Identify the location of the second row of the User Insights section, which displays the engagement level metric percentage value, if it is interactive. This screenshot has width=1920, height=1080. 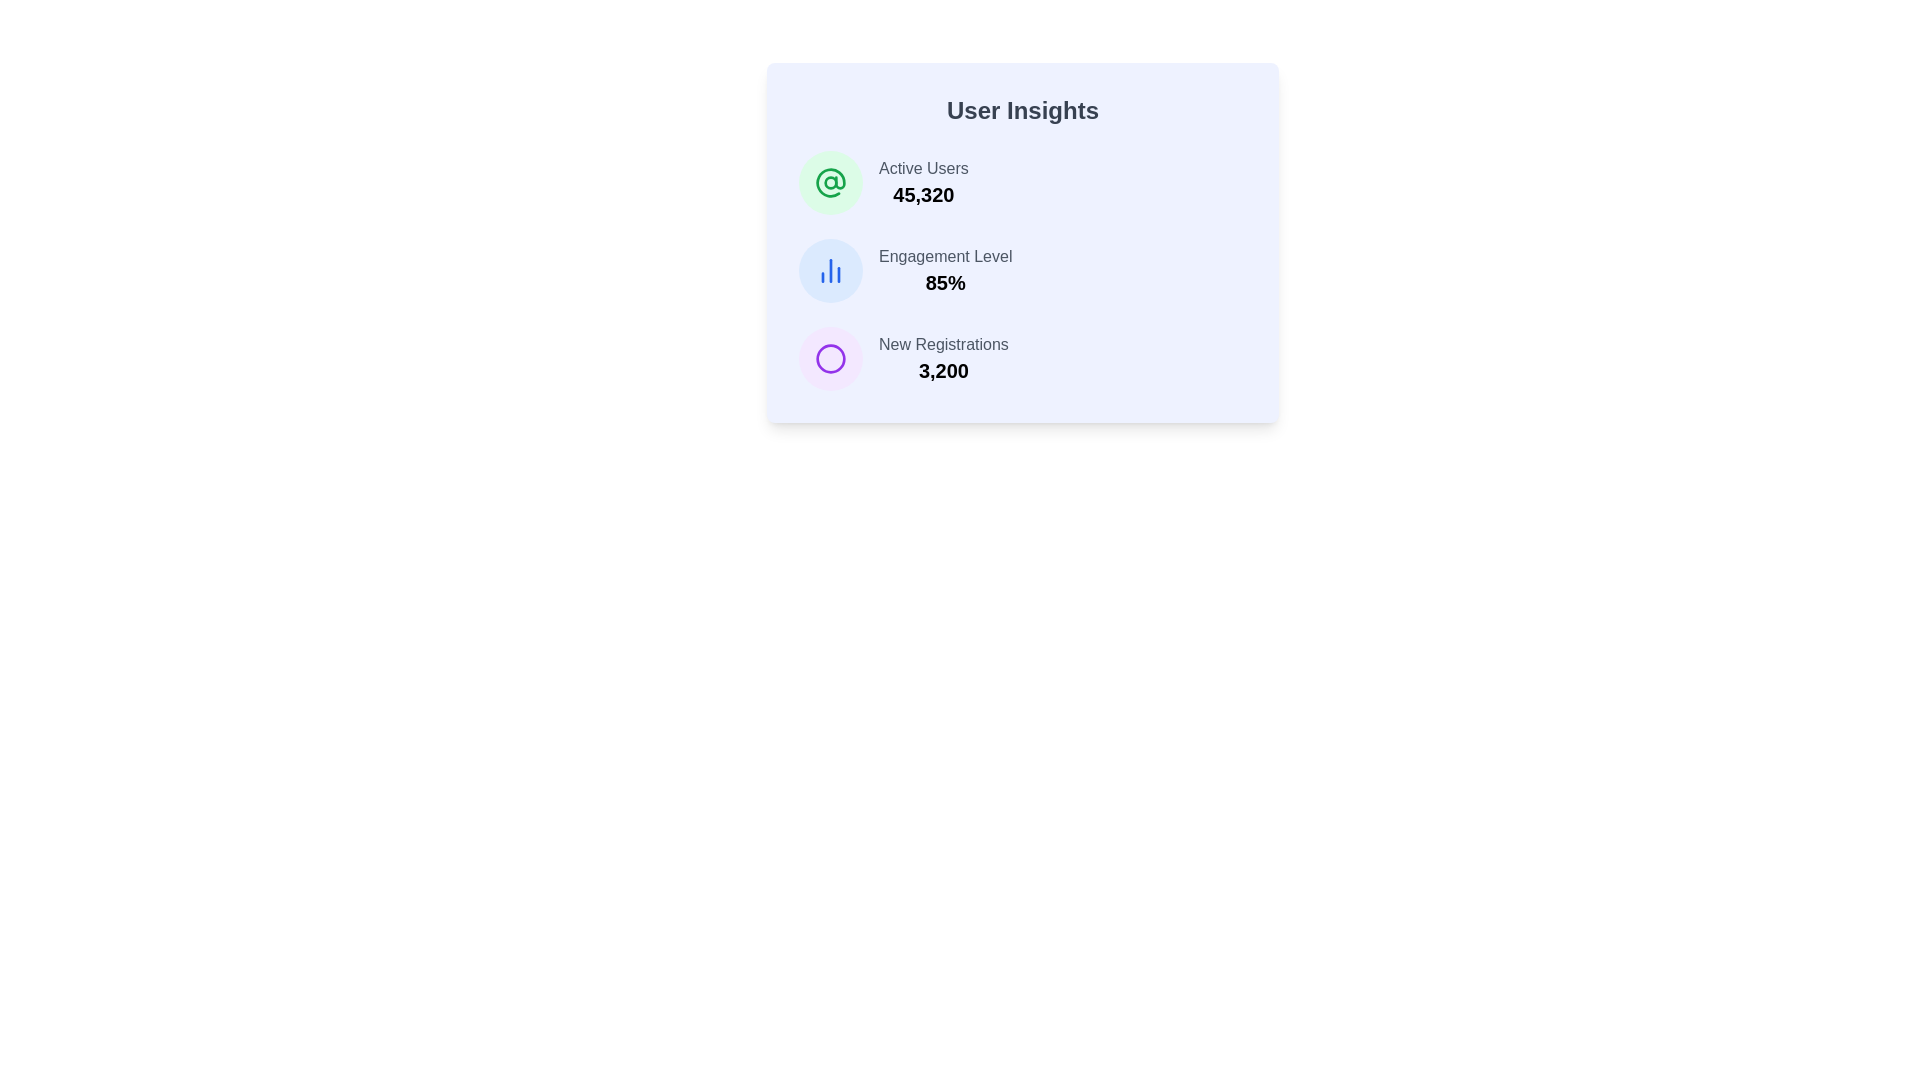
(1022, 270).